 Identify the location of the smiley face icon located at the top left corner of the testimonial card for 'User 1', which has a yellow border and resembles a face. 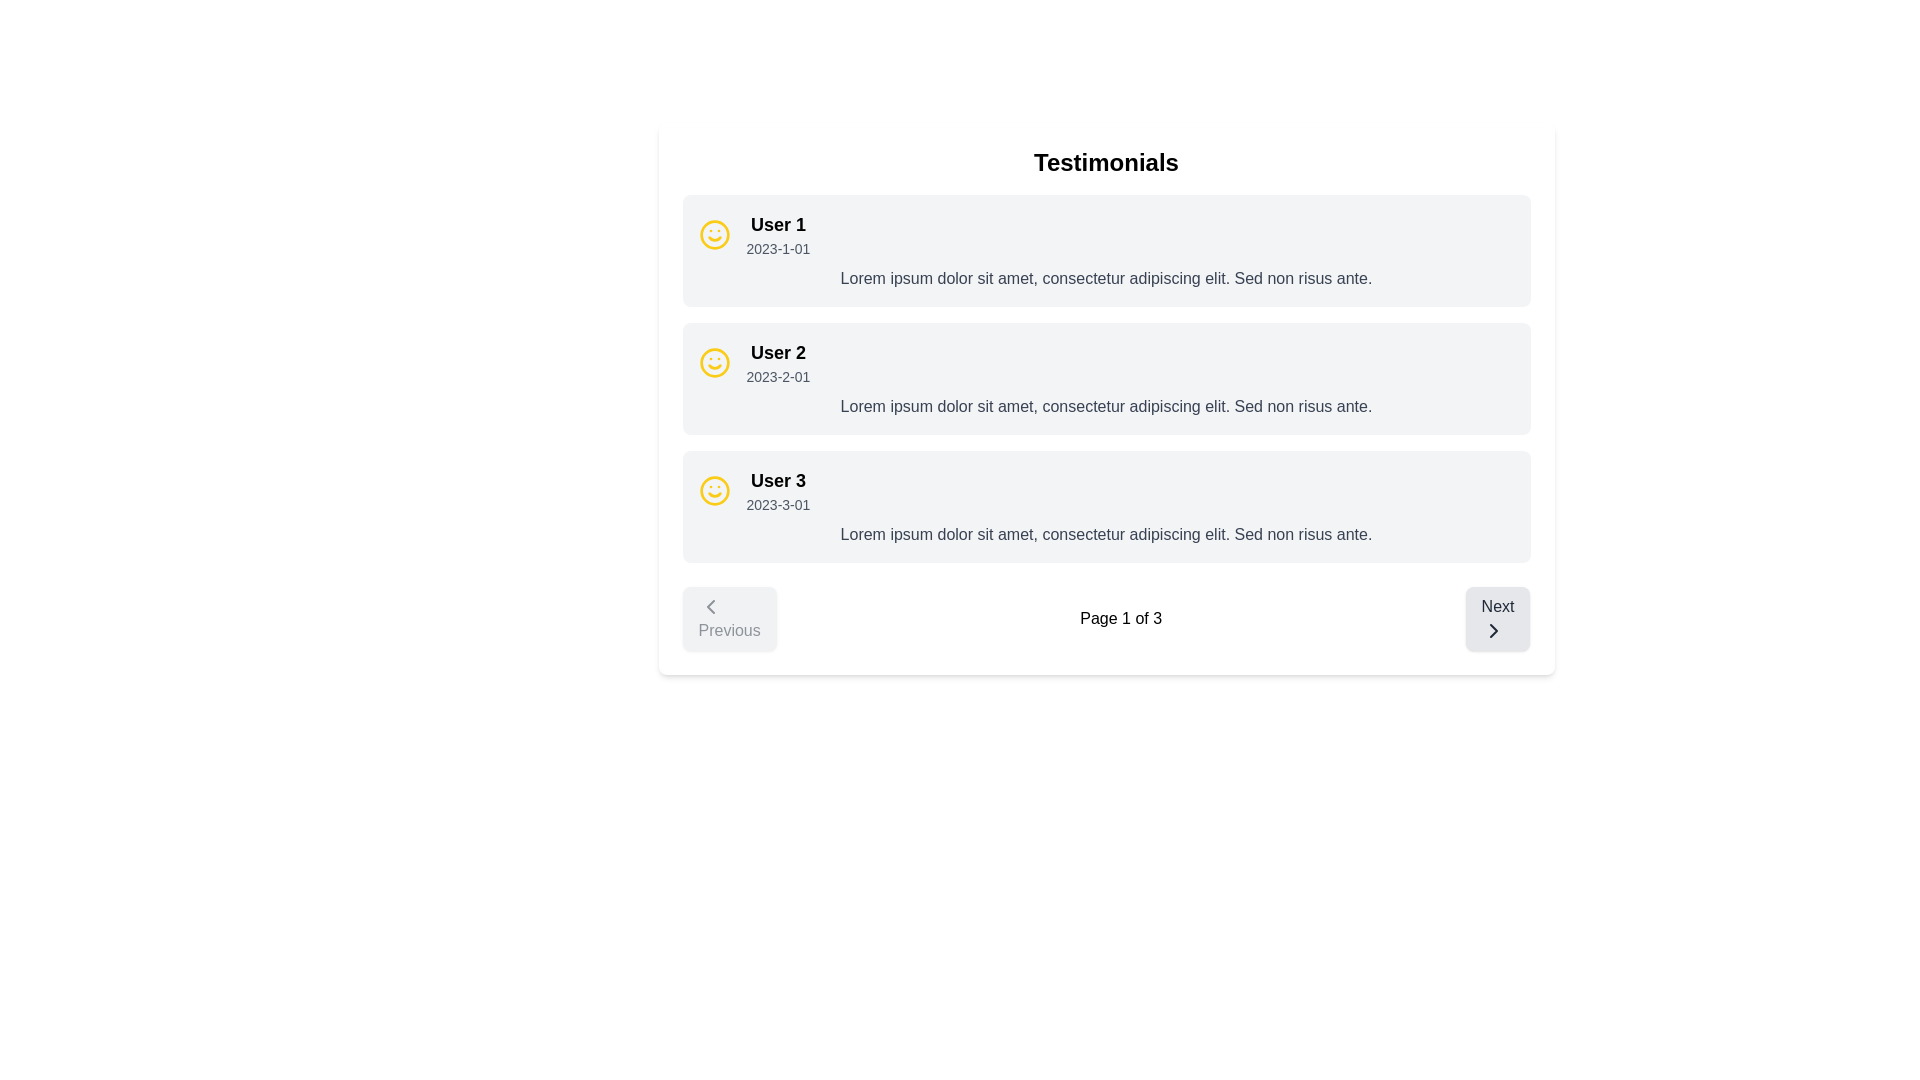
(714, 234).